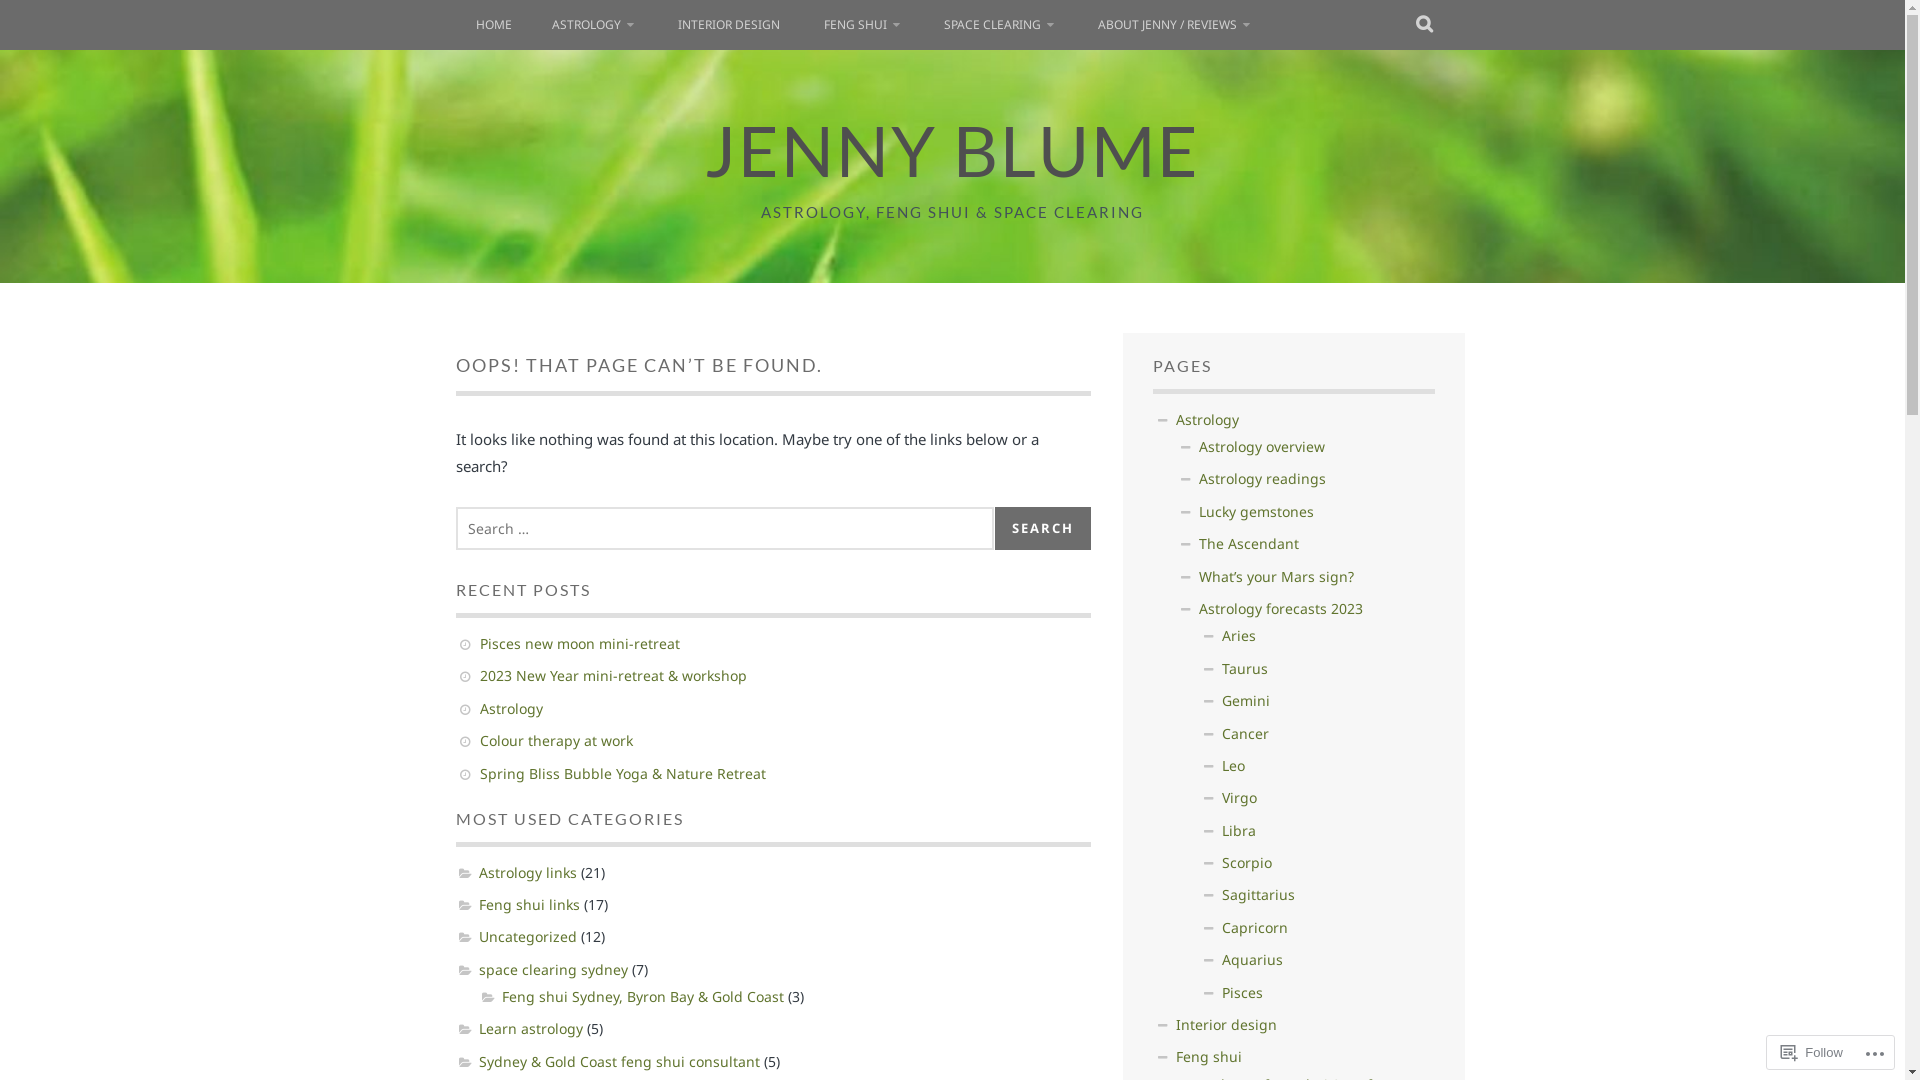  I want to click on 'ABOUT JENNY / REVIEWS', so click(1077, 24).